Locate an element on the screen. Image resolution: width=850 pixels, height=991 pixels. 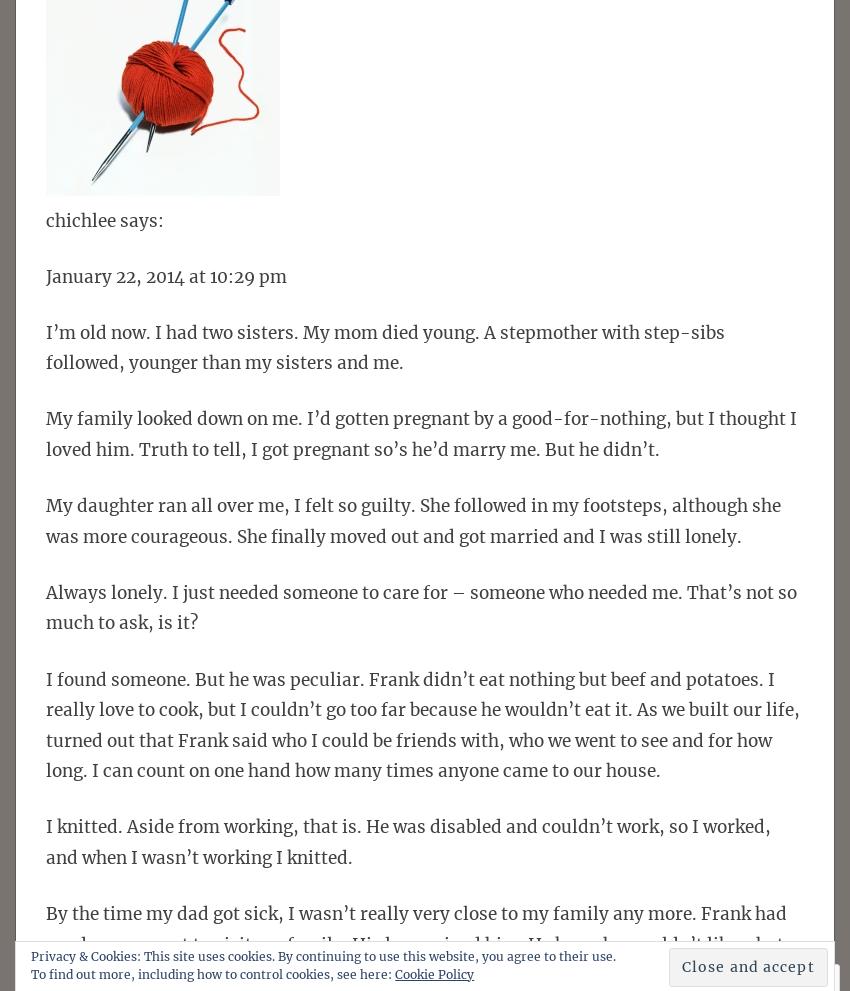
'Always lonely. I just needed someone to care for – someone who needed me. That’s not so much to ask, is it?' is located at coordinates (421, 607).